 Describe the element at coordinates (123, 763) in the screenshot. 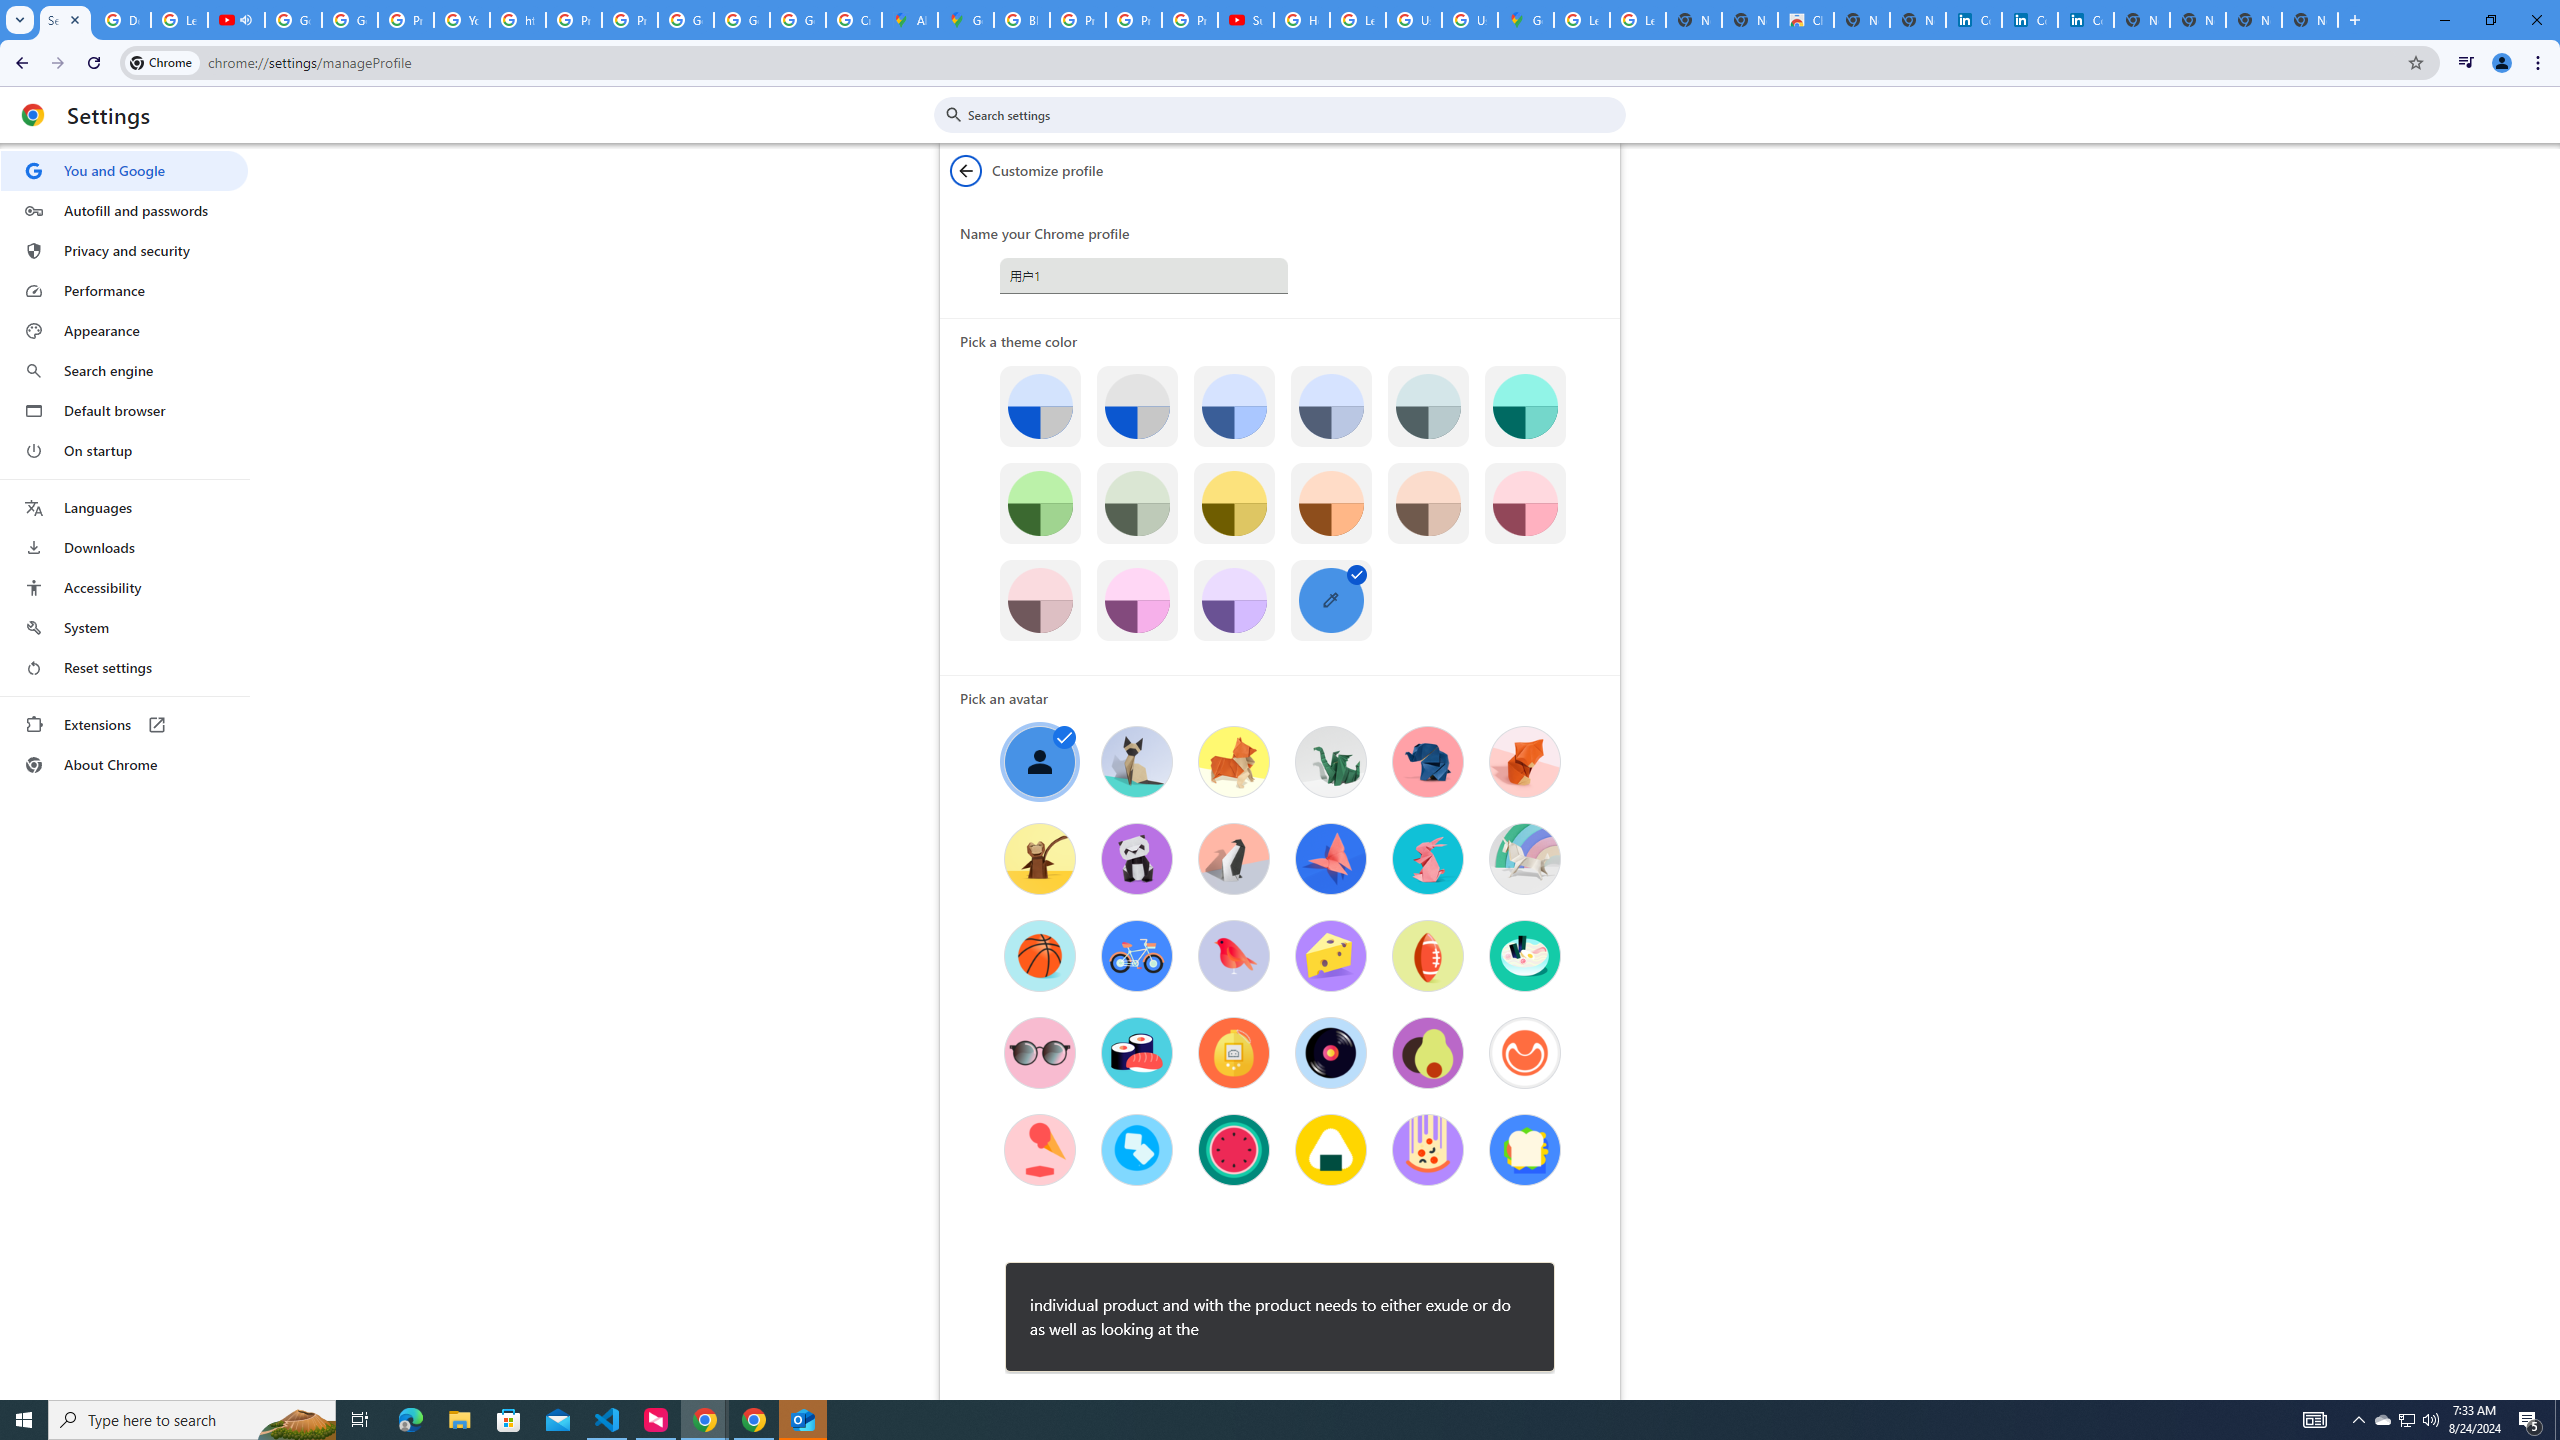

I see `'About Chrome'` at that location.